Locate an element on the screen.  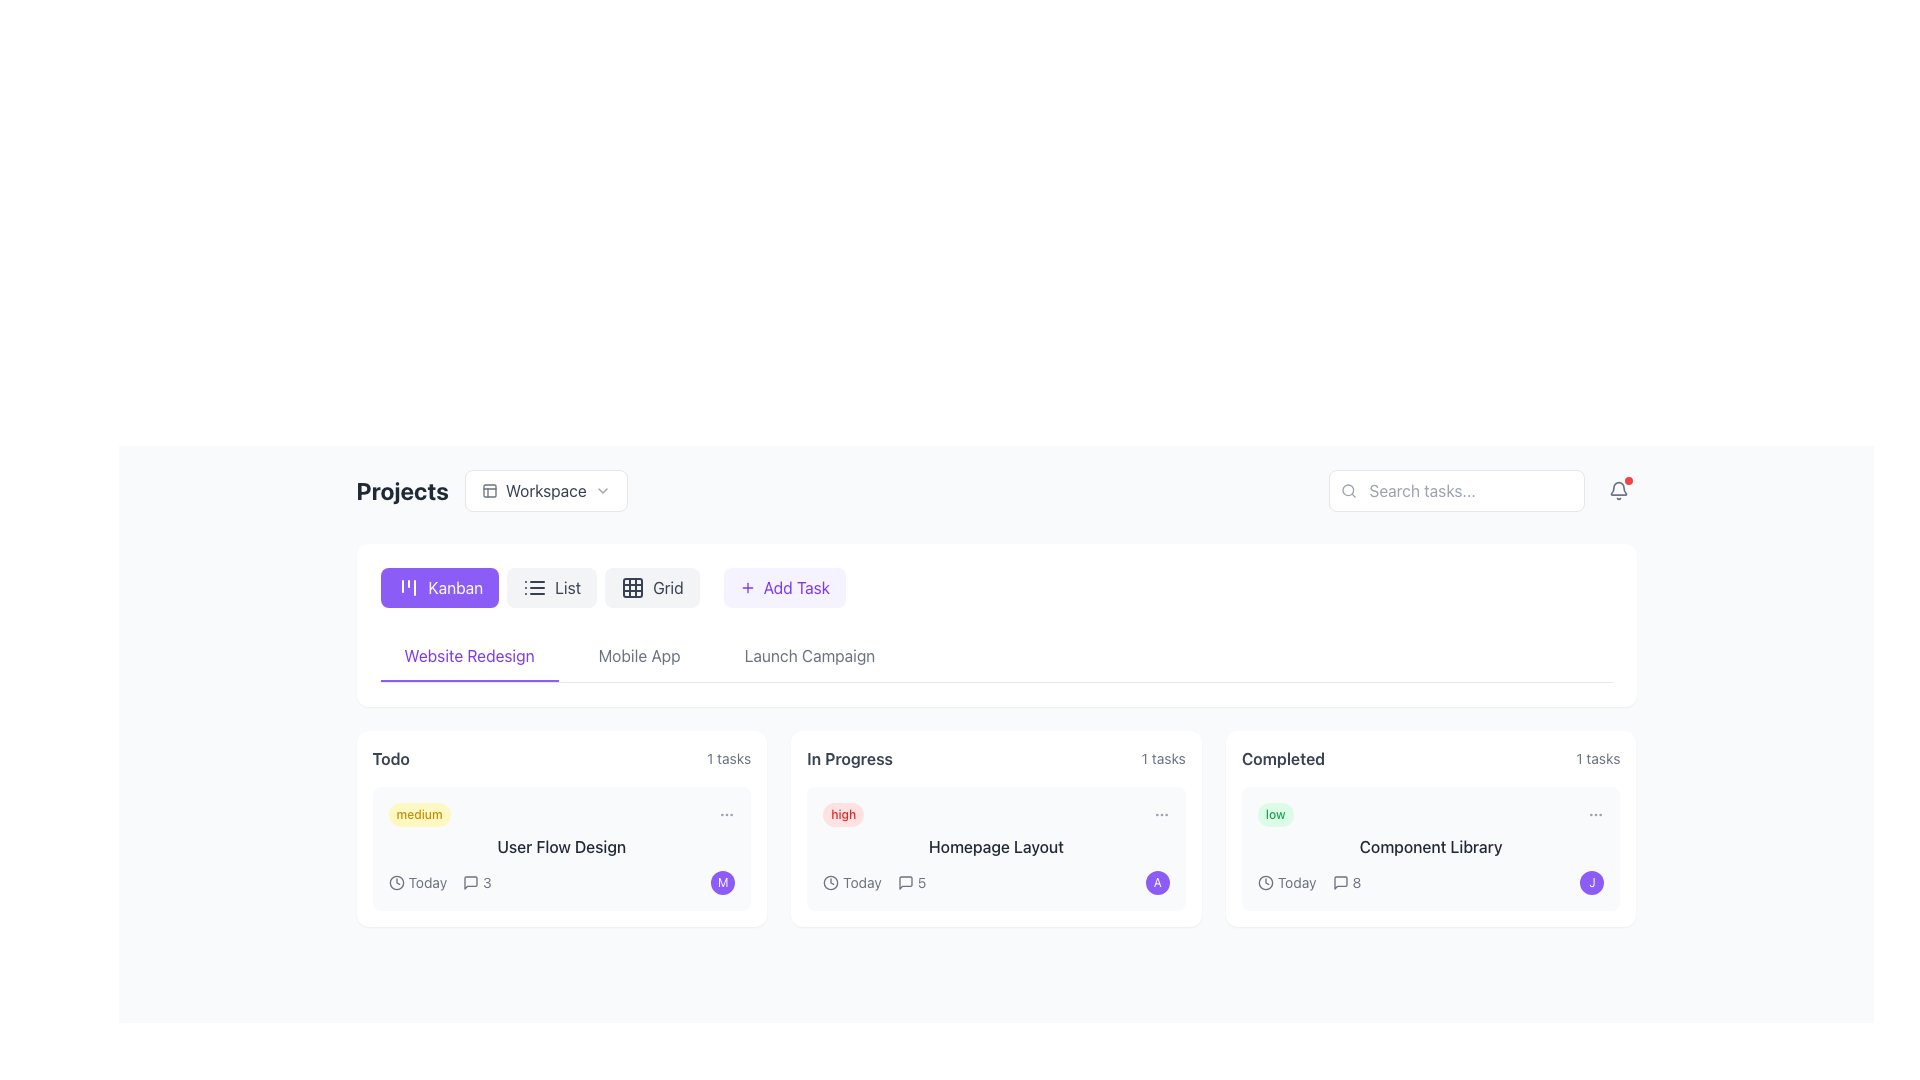
the decorative icon representing the 'Workspace' section, located to the left of the 'Workspace' text in the upper-left section of the interface is located at coordinates (489, 490).